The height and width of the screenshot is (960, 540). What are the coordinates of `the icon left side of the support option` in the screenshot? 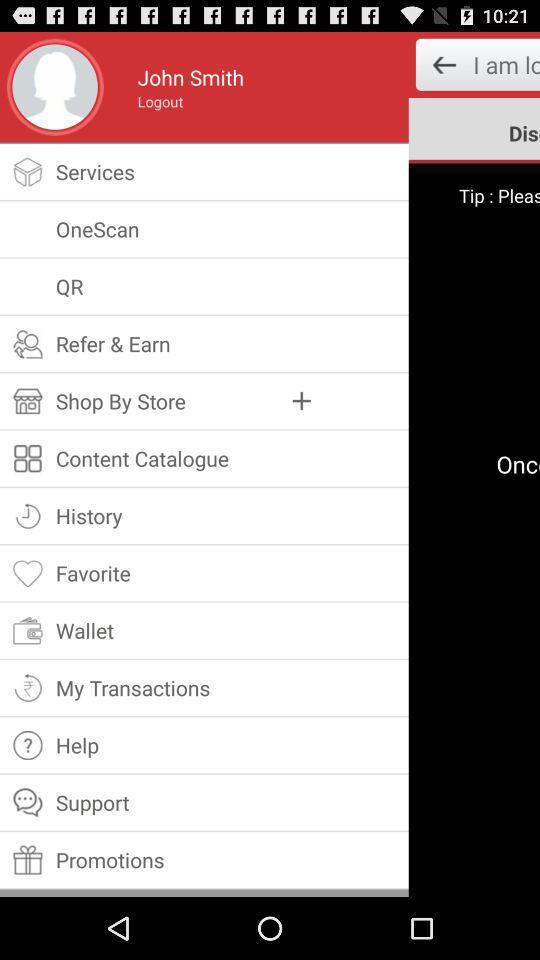 It's located at (27, 803).